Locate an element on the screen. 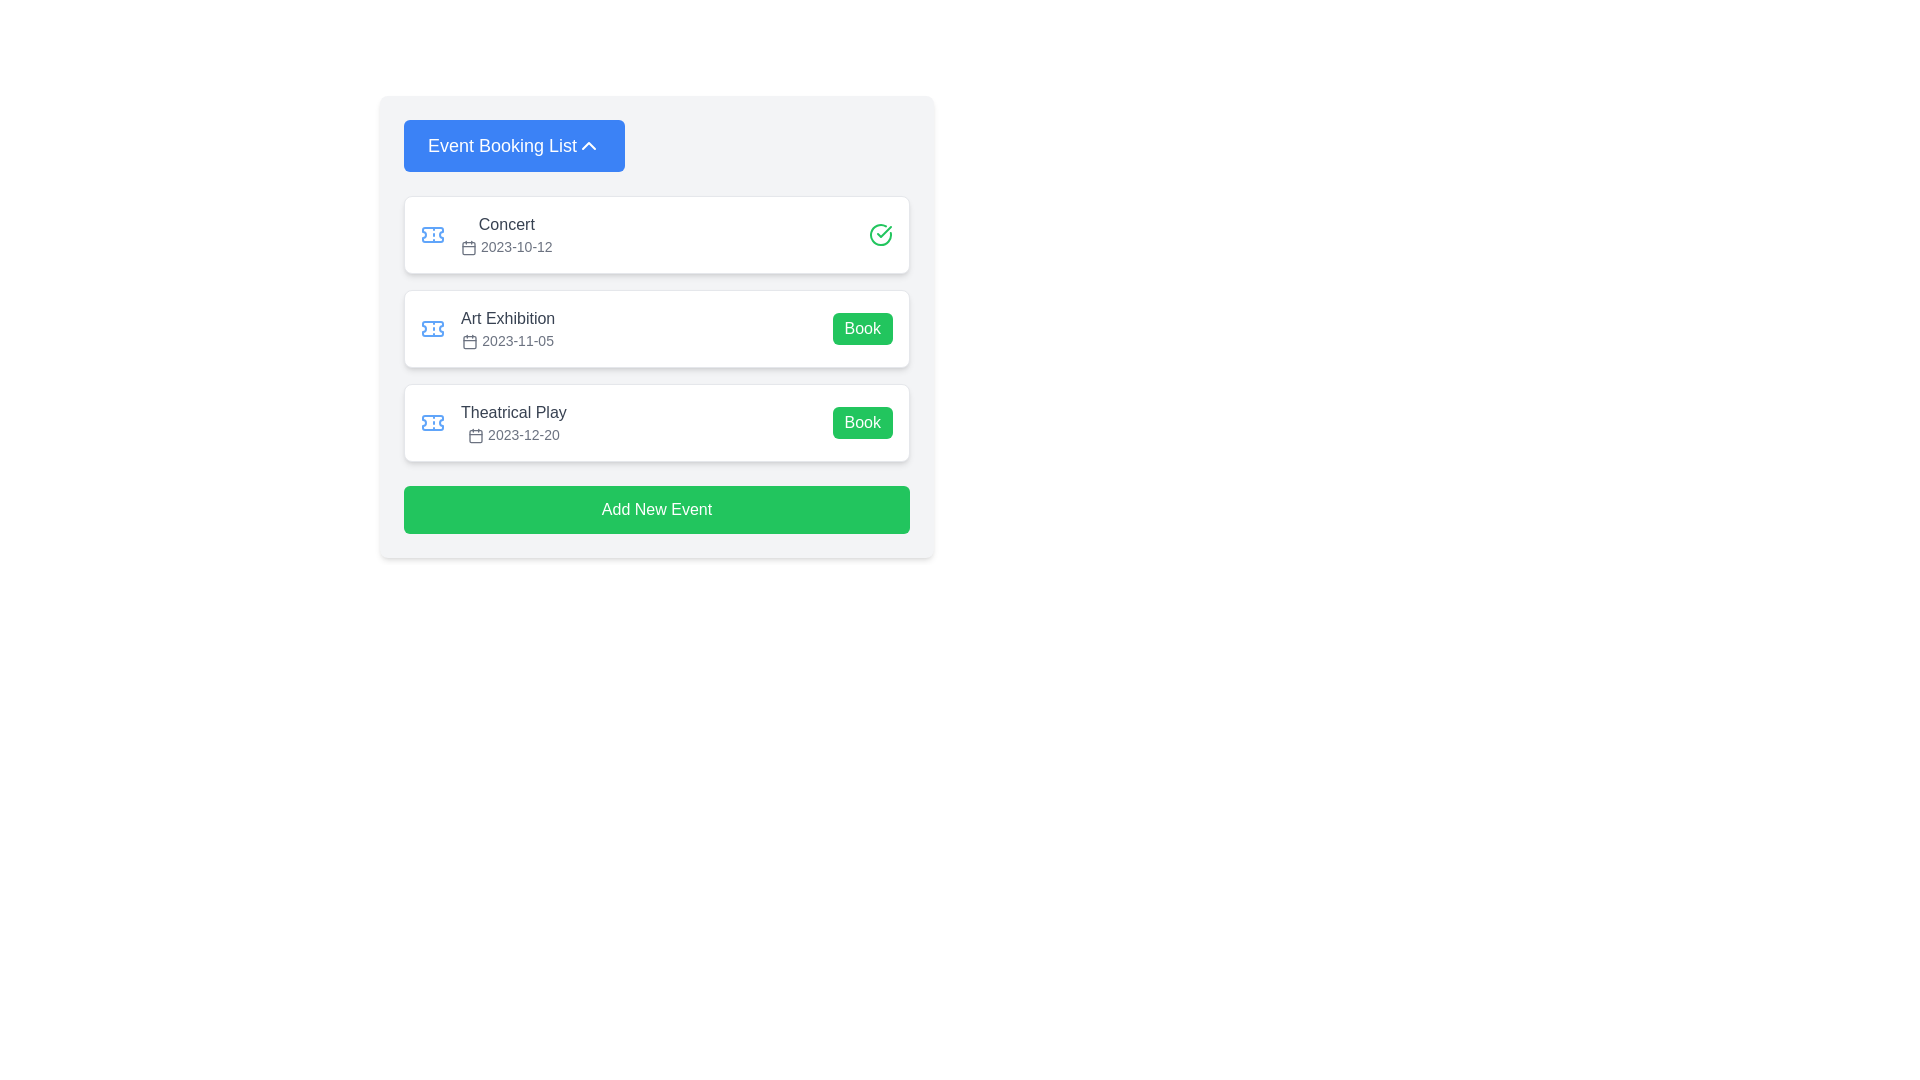 The height and width of the screenshot is (1080, 1920). event details, including the title and date, from the 'Art Exhibition' event card, which is the second card in a vertically stacked list of event cards is located at coordinates (657, 327).